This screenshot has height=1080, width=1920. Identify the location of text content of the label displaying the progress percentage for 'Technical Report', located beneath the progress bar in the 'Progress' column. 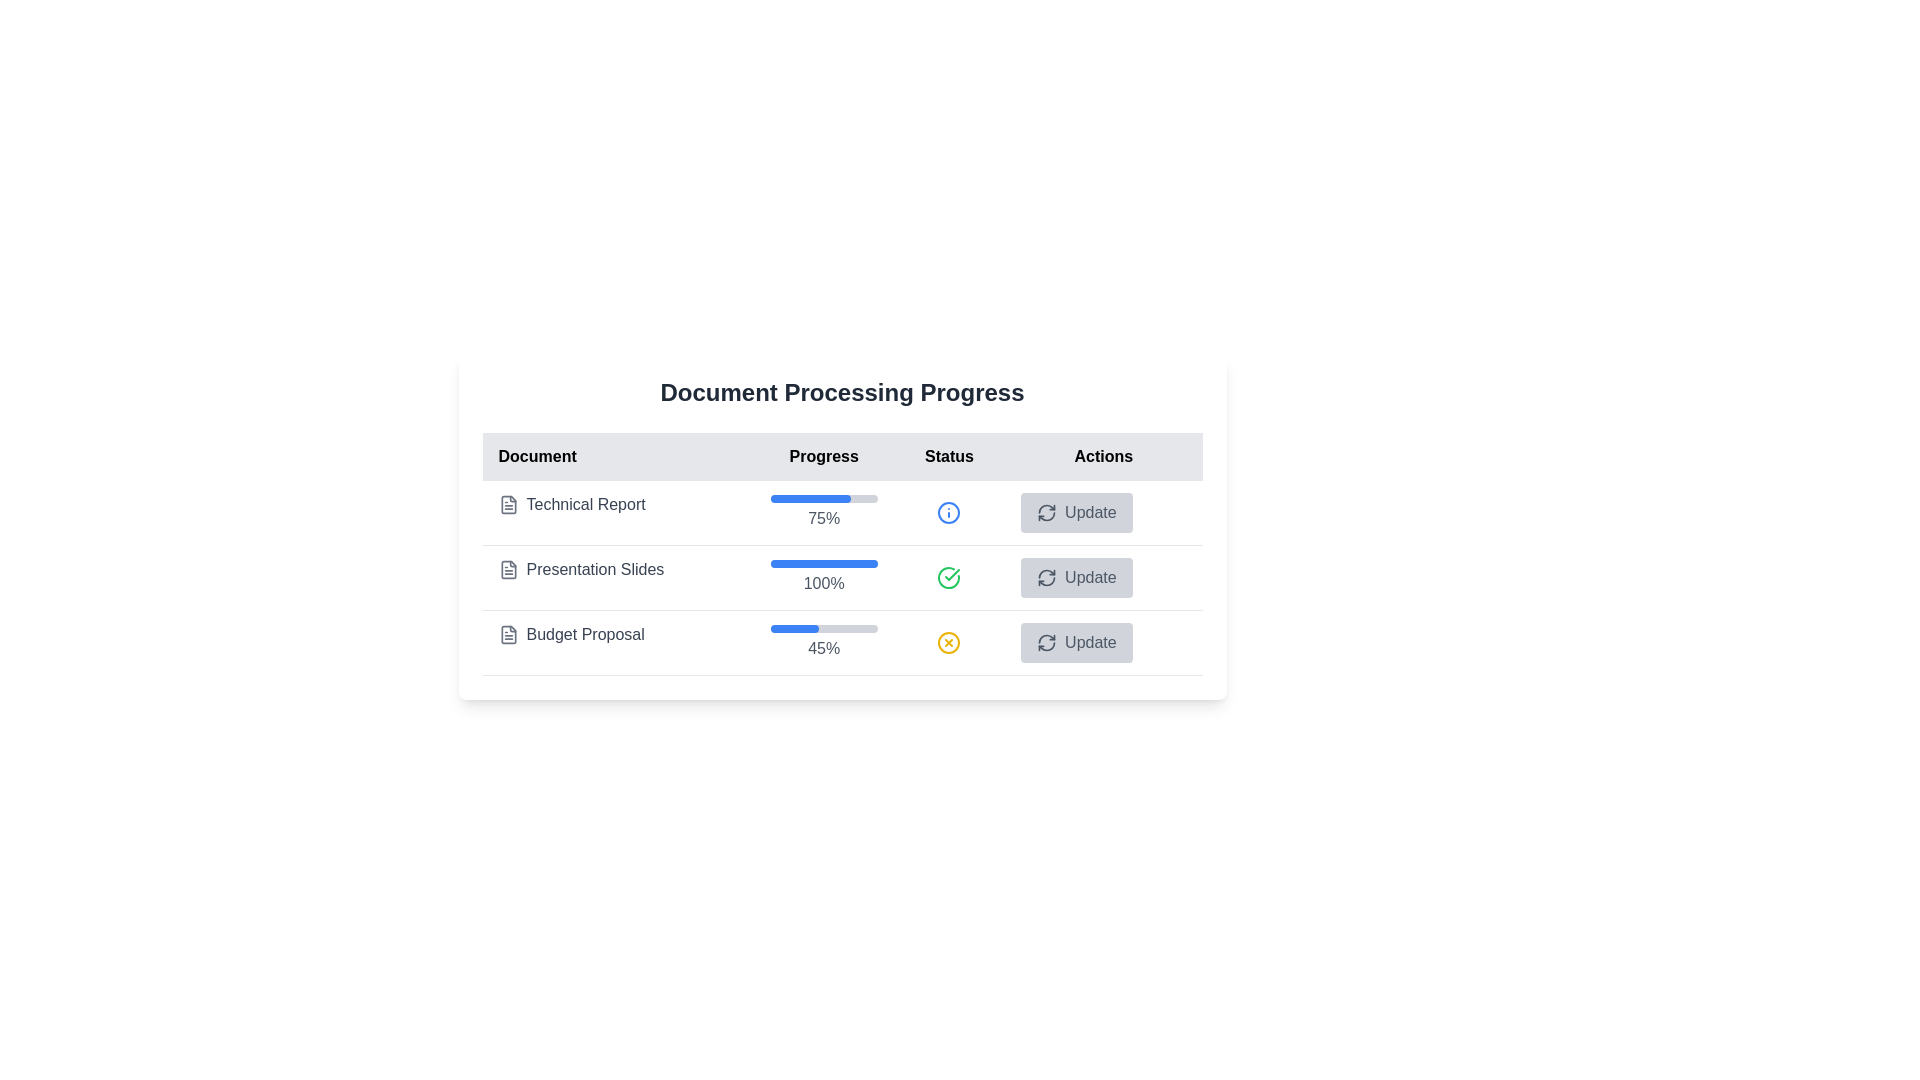
(824, 518).